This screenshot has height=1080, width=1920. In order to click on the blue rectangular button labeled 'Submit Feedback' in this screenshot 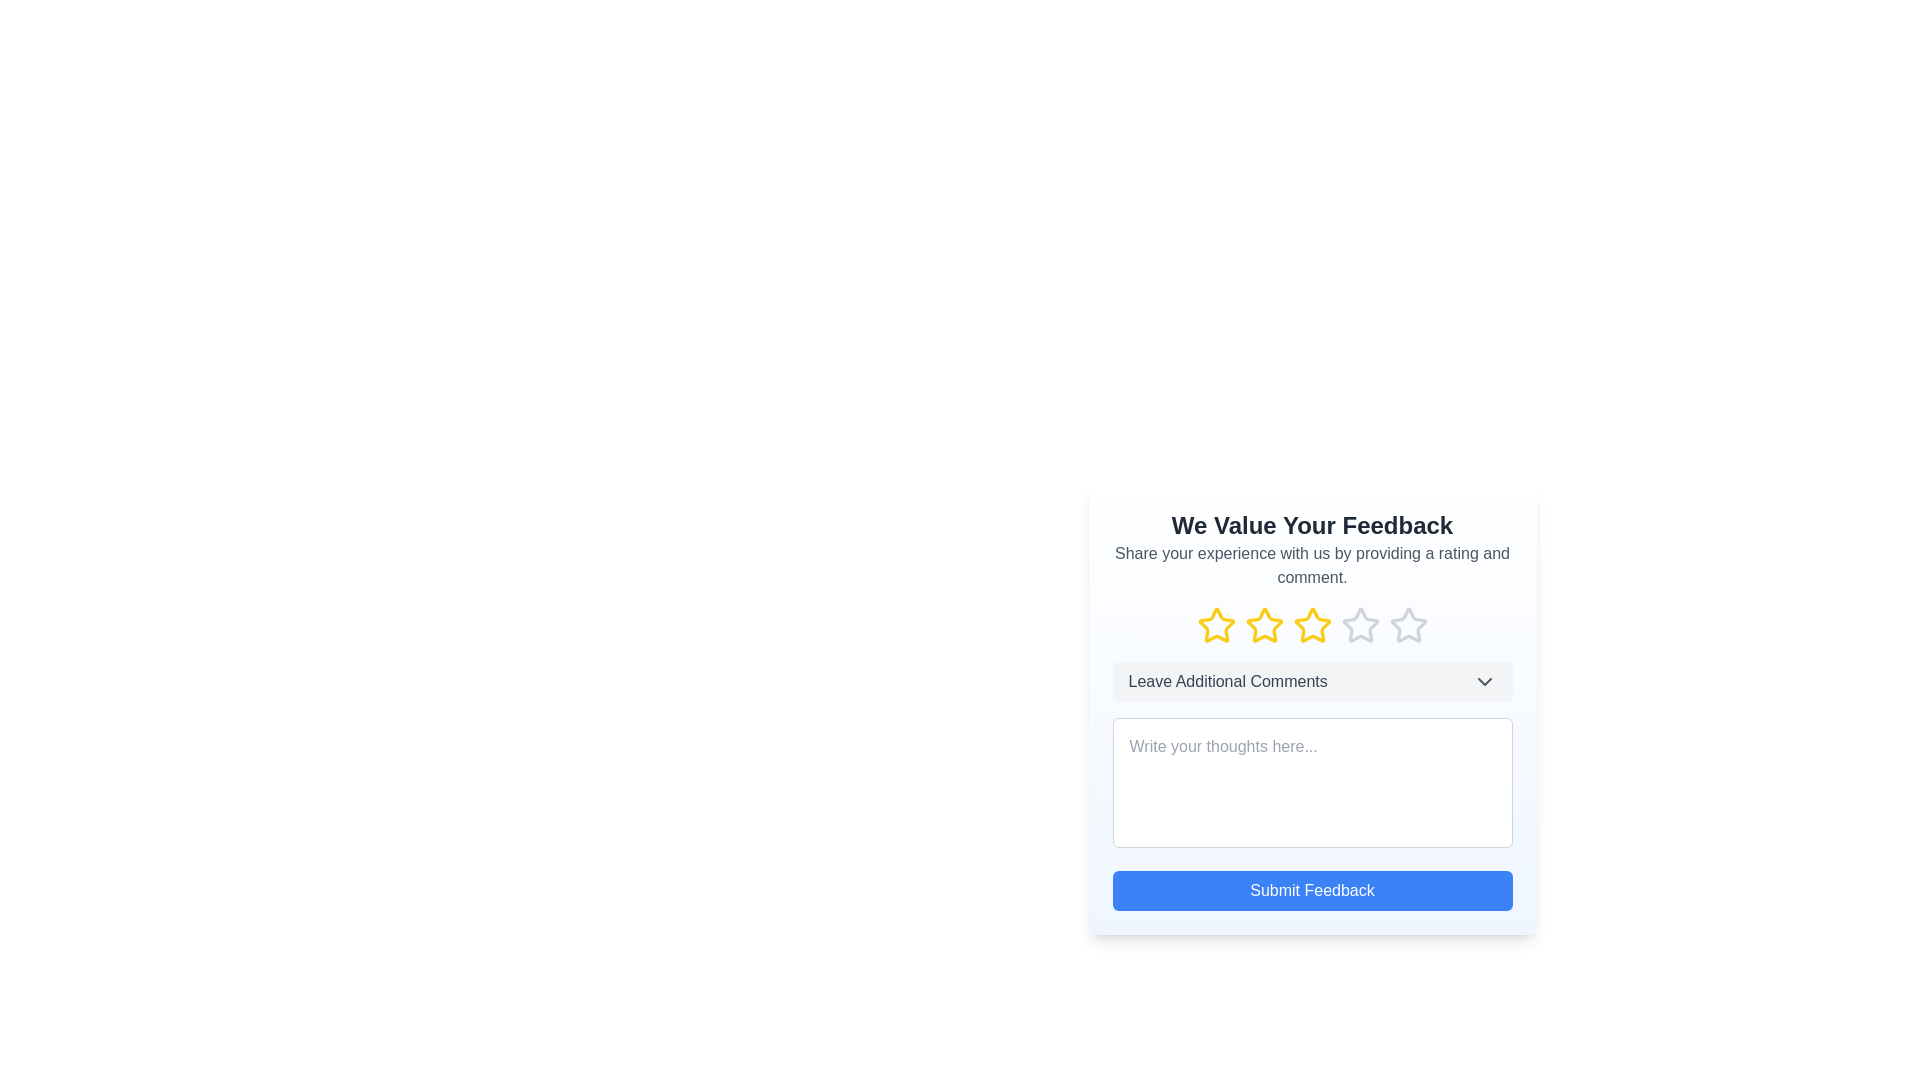, I will do `click(1312, 890)`.